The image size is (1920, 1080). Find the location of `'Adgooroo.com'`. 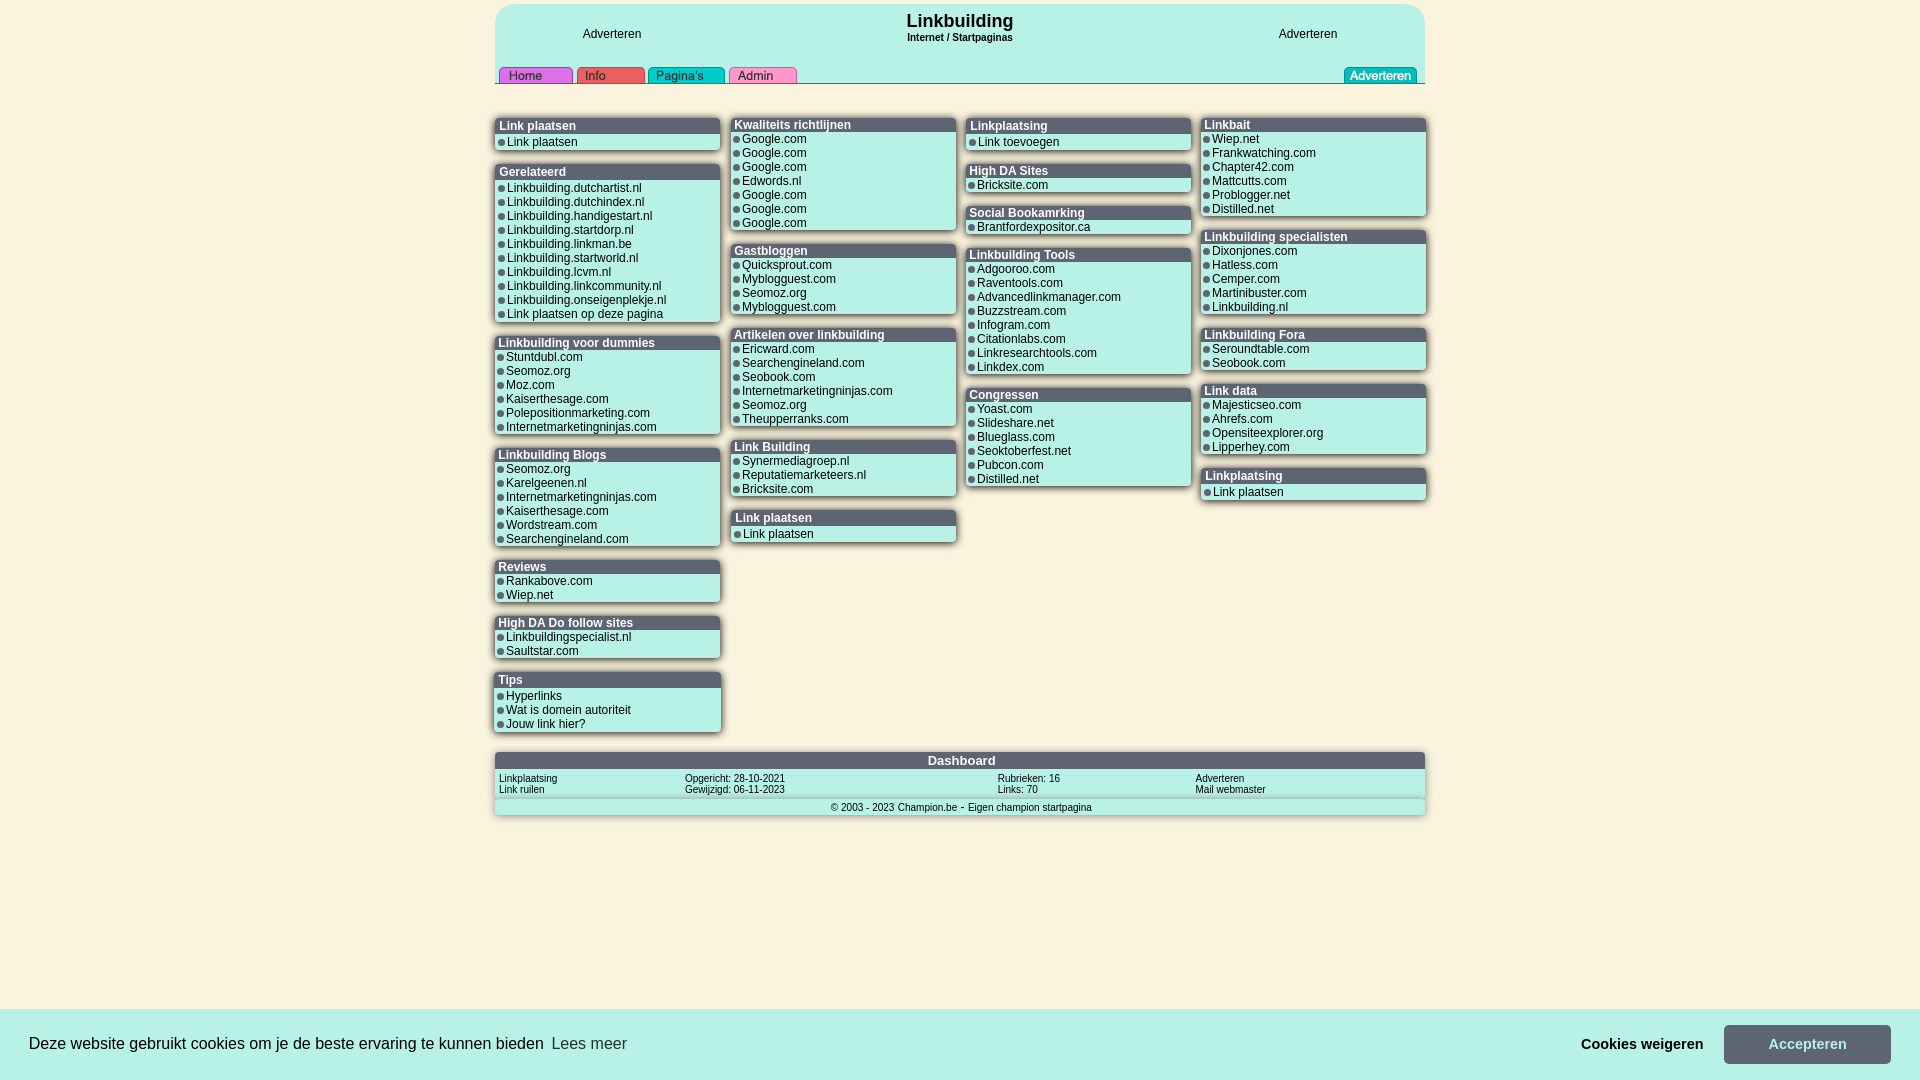

'Adgooroo.com' is located at coordinates (1016, 268).